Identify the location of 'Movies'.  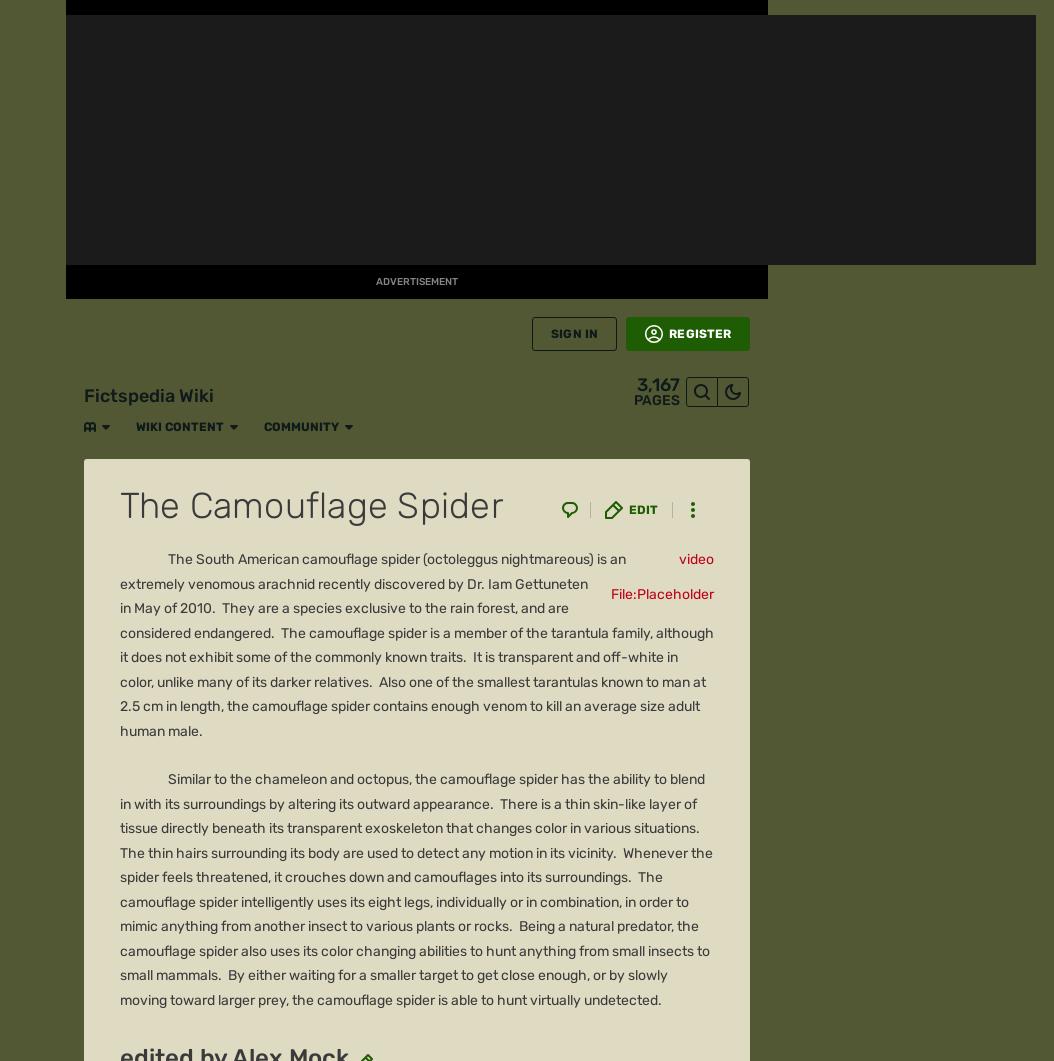
(32, 430).